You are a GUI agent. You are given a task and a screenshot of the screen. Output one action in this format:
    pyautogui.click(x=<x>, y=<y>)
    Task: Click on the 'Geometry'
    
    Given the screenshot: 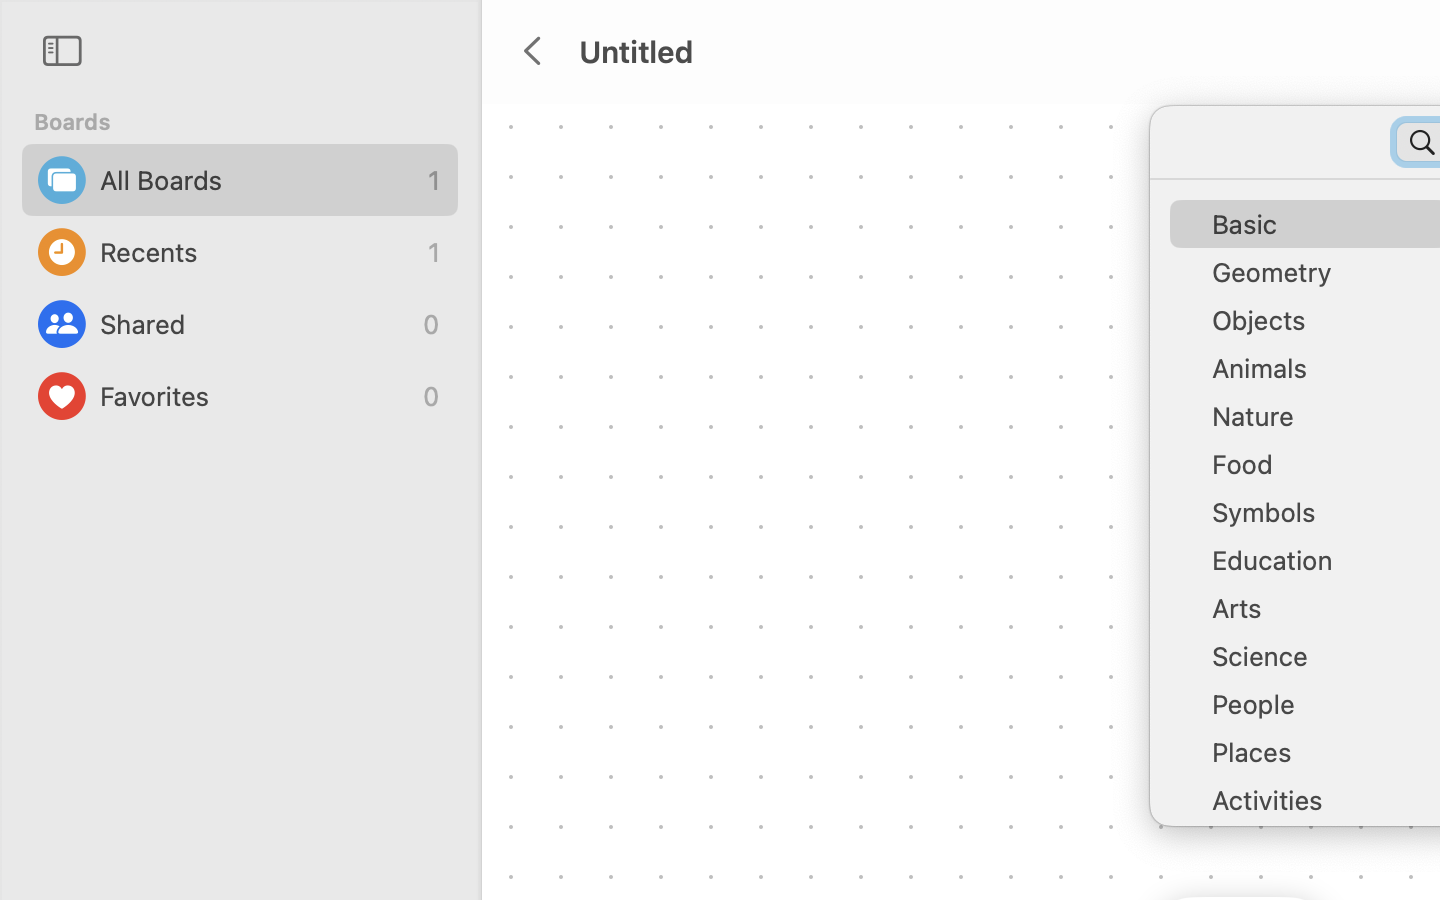 What is the action you would take?
    pyautogui.click(x=1320, y=278)
    